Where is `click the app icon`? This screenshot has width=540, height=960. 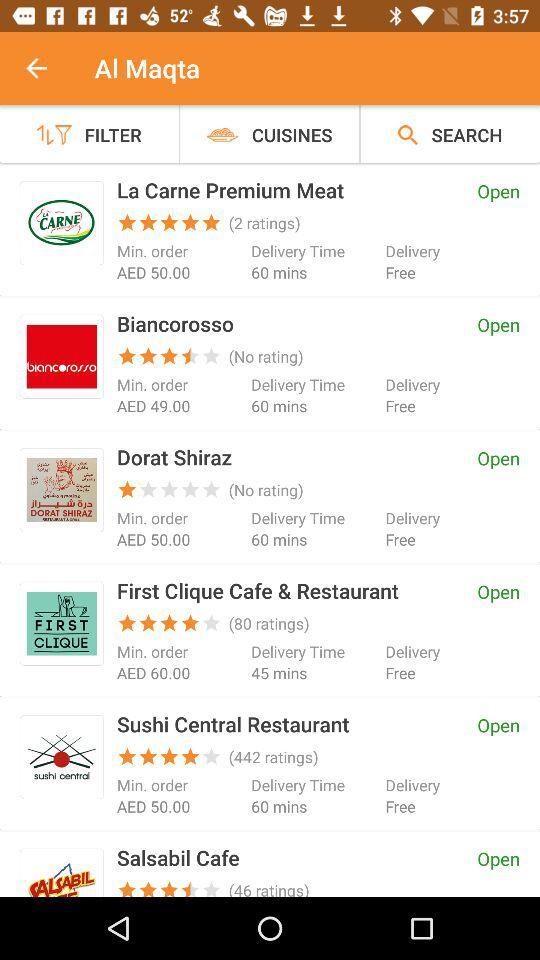 click the app icon is located at coordinates (61, 489).